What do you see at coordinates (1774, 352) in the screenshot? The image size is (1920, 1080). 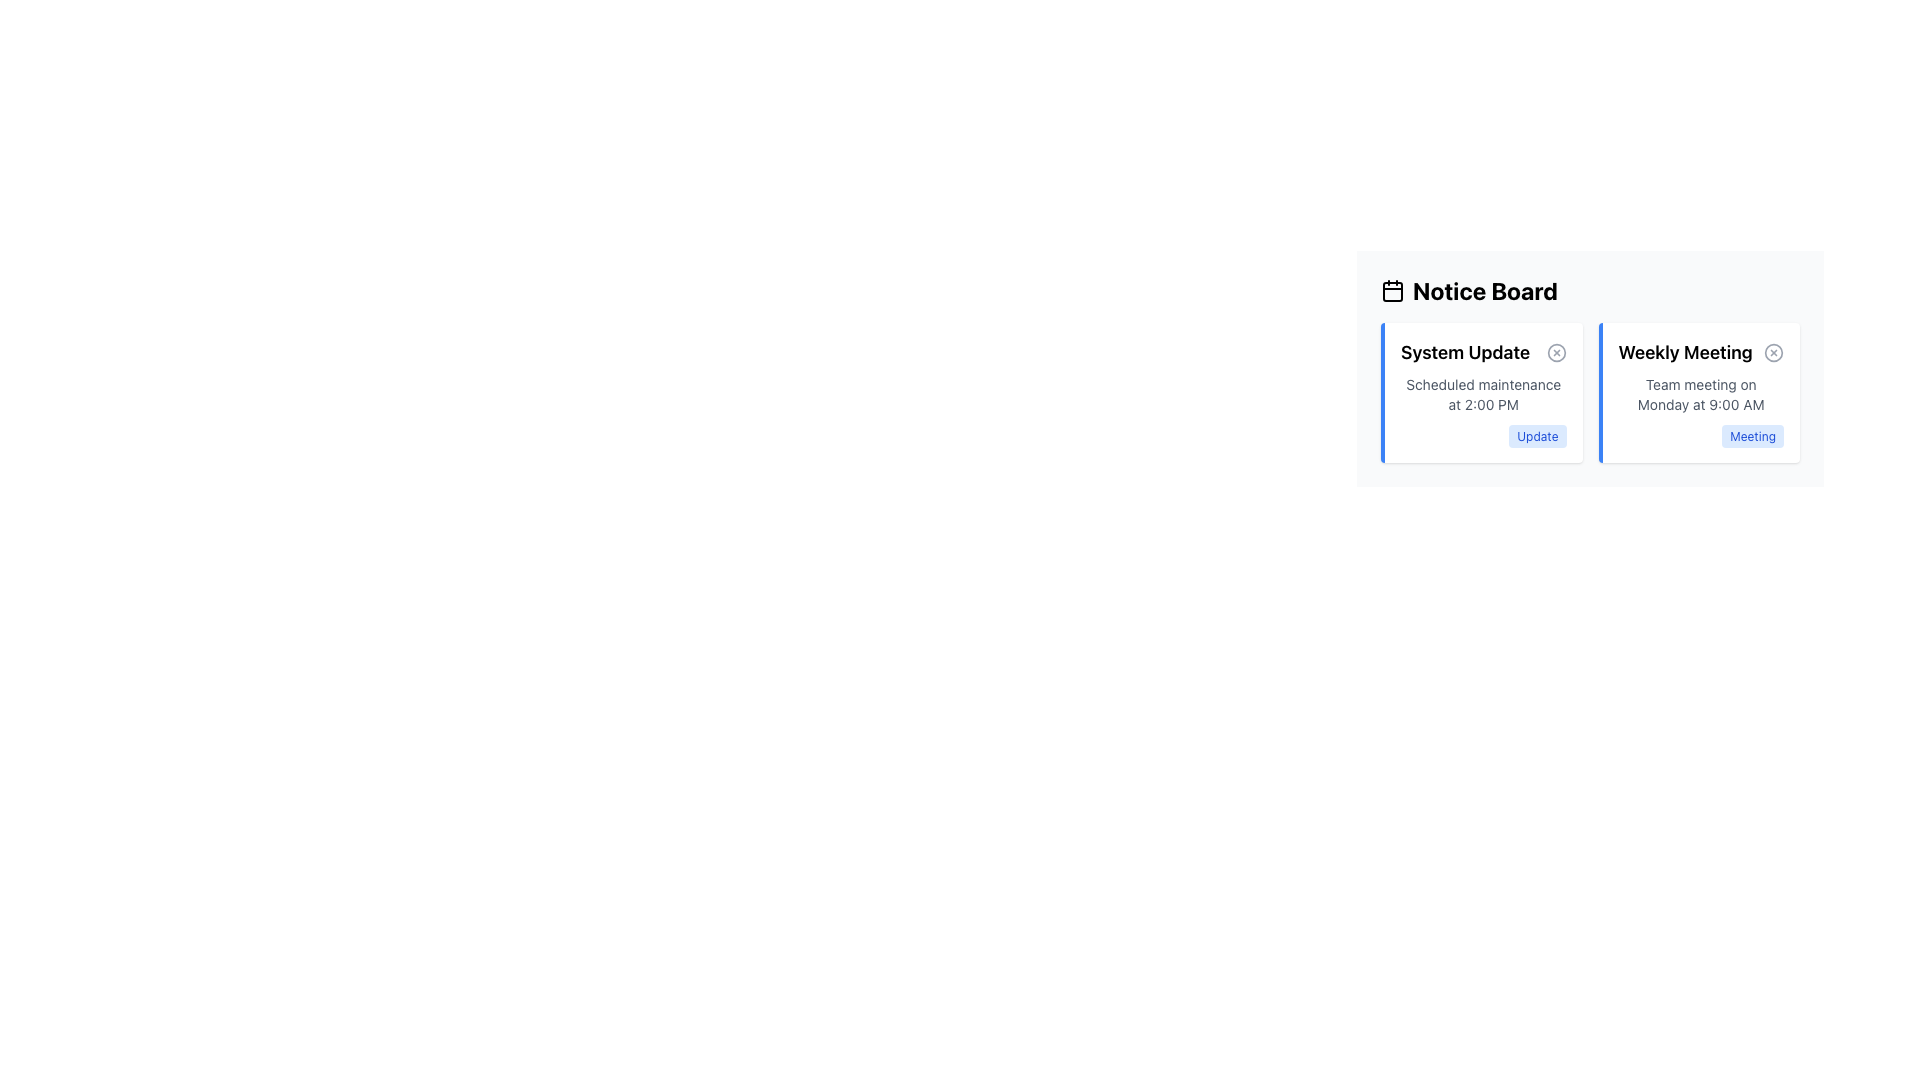 I see `the circular 'X' icon located to the right of the 'Weekly Meeting' text` at bounding box center [1774, 352].